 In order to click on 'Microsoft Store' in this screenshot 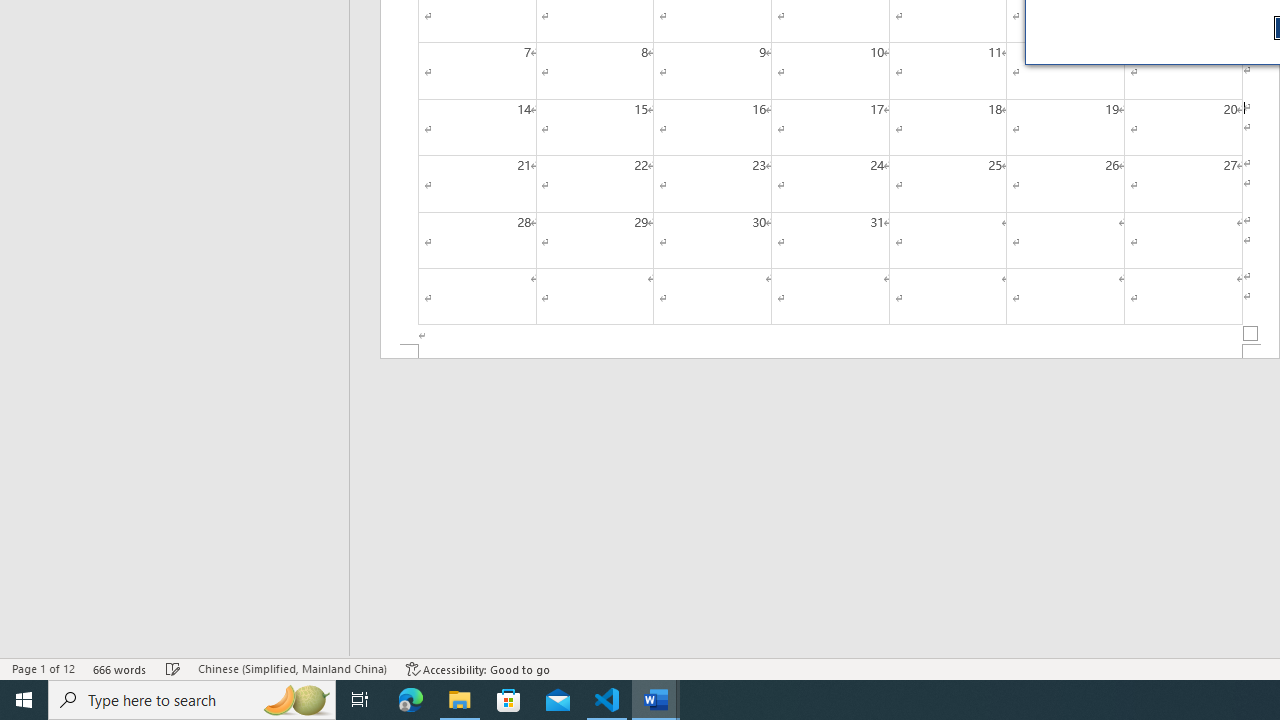, I will do `click(509, 698)`.